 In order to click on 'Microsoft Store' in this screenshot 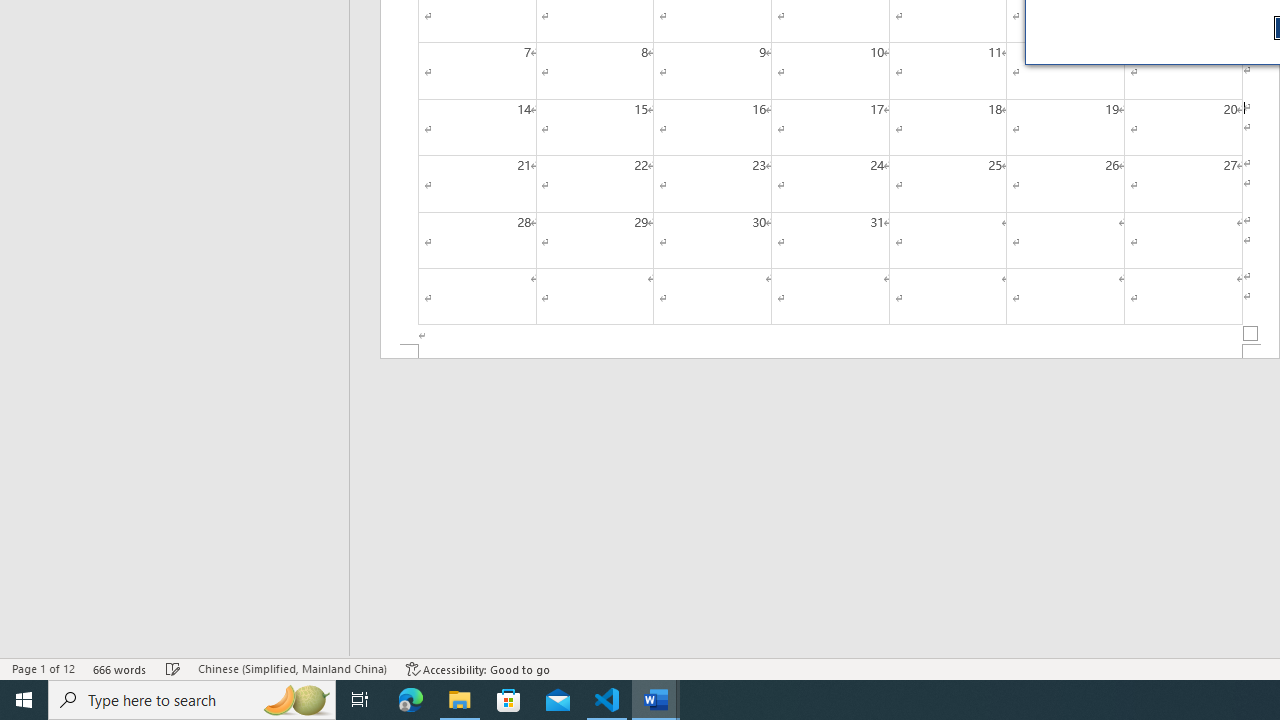, I will do `click(509, 698)`.